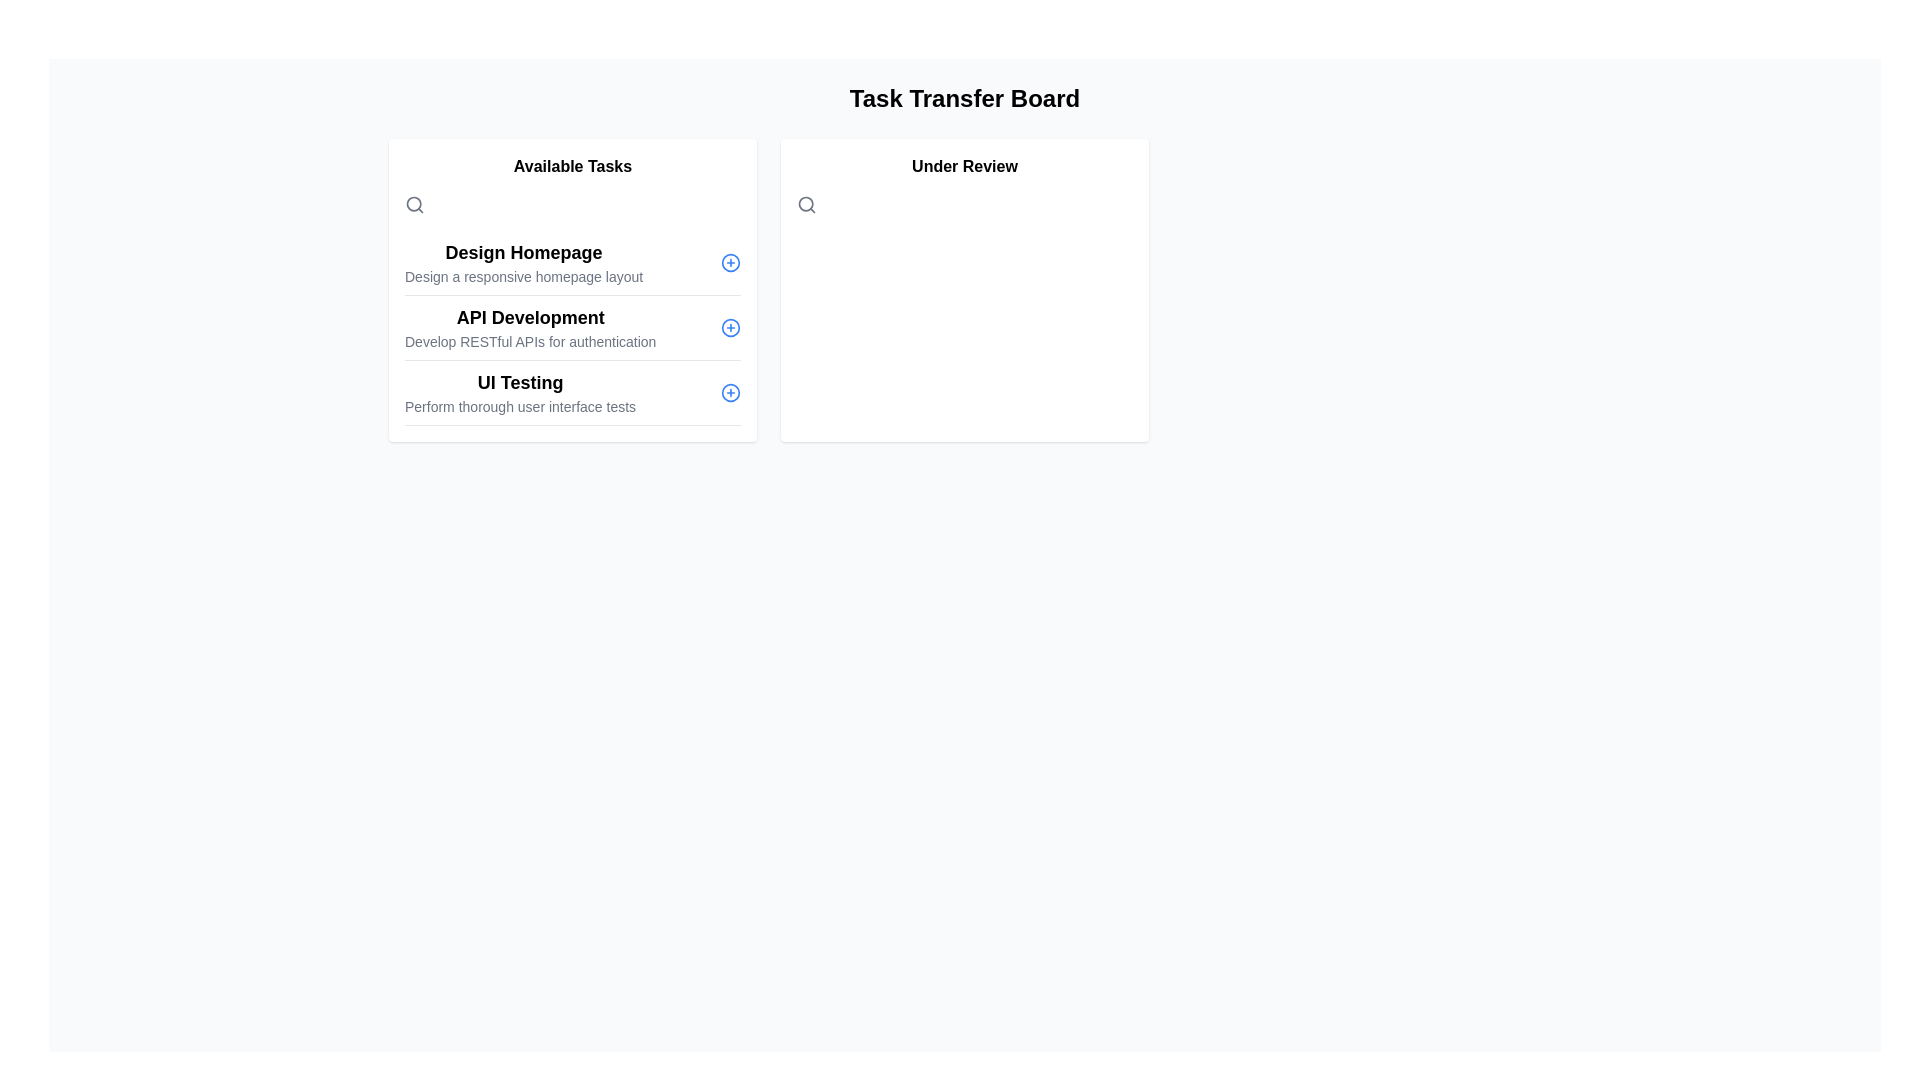 Image resolution: width=1920 pixels, height=1080 pixels. What do you see at coordinates (520, 393) in the screenshot?
I see `text displayed in the Text Display Component, which shows 'UI Testing' in bold and larger font and 'Perform thorough user interface tests' in smaller, grayed-out font, located as the third task item under 'Available Tasks'` at bounding box center [520, 393].